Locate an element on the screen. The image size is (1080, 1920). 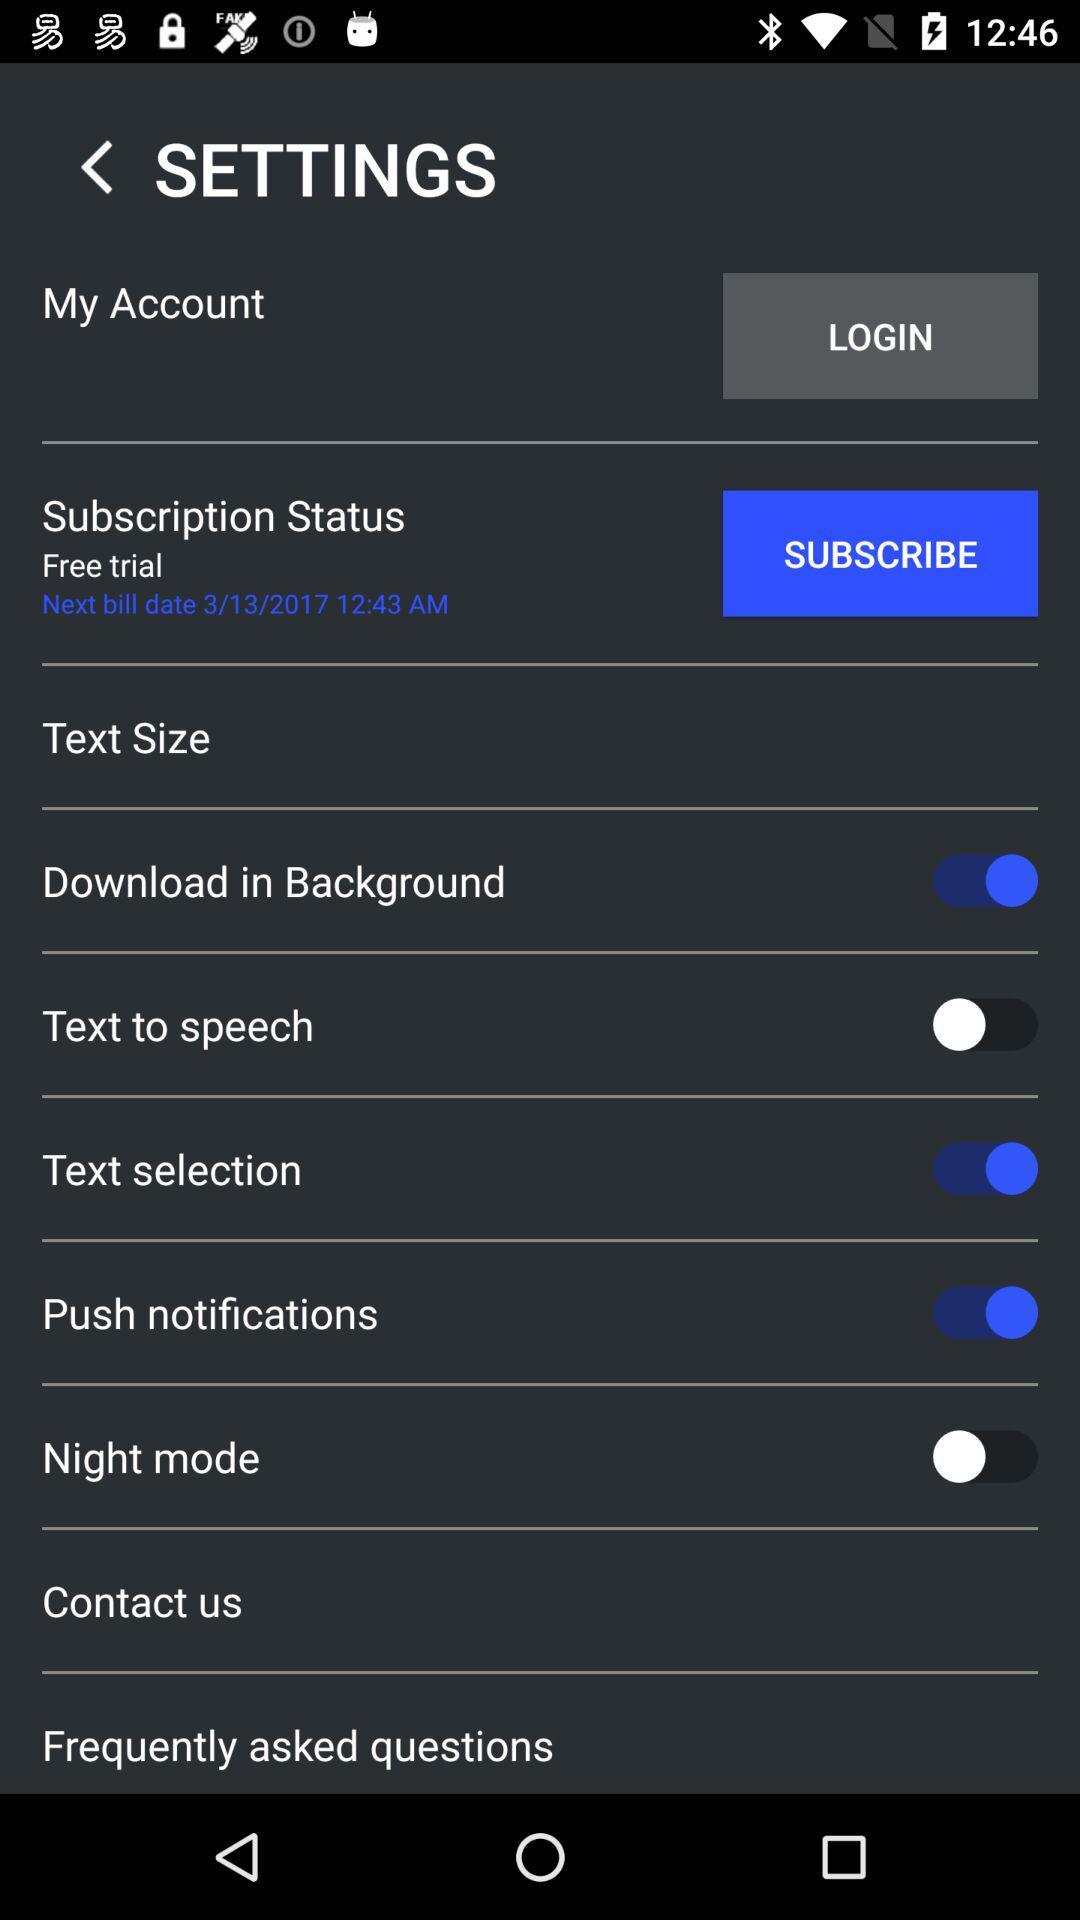
push notifications item is located at coordinates (540, 1312).